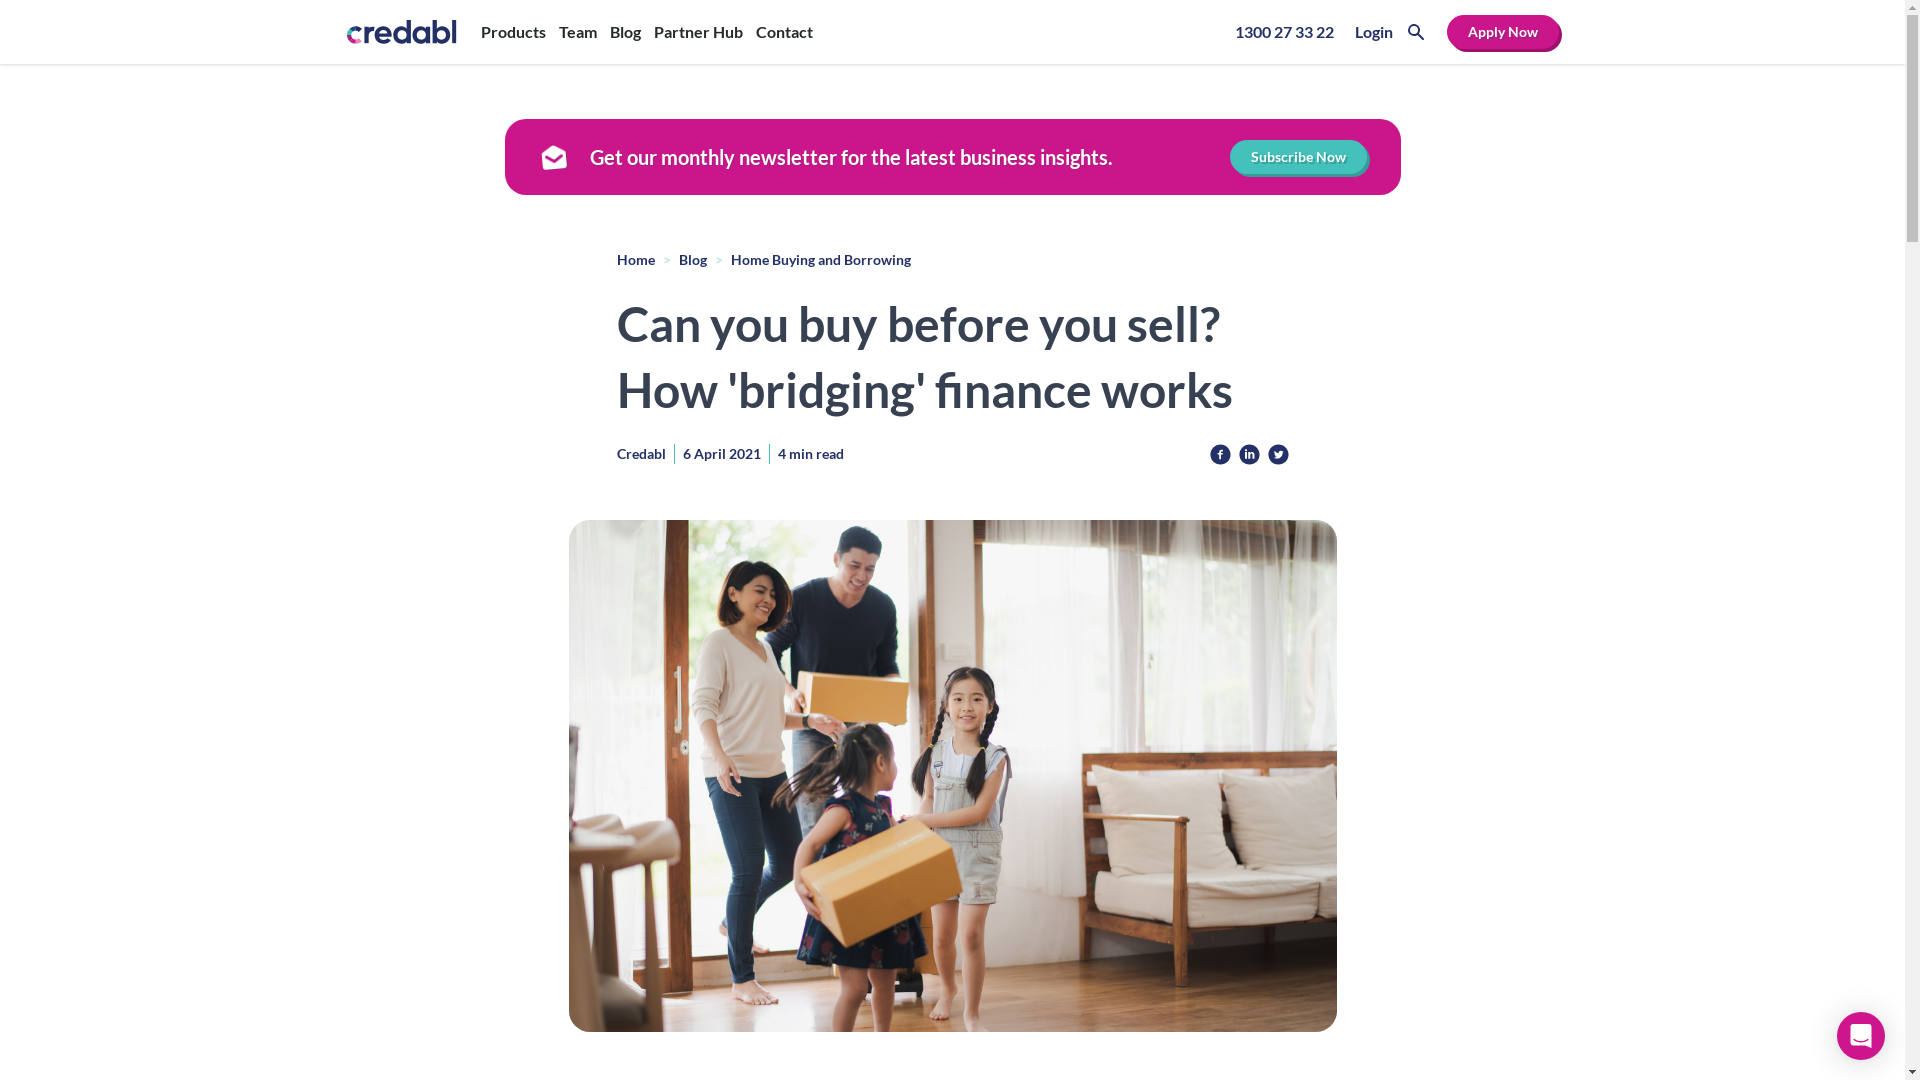 This screenshot has height=1080, width=1920. I want to click on 'Apply Now', so click(1502, 31).